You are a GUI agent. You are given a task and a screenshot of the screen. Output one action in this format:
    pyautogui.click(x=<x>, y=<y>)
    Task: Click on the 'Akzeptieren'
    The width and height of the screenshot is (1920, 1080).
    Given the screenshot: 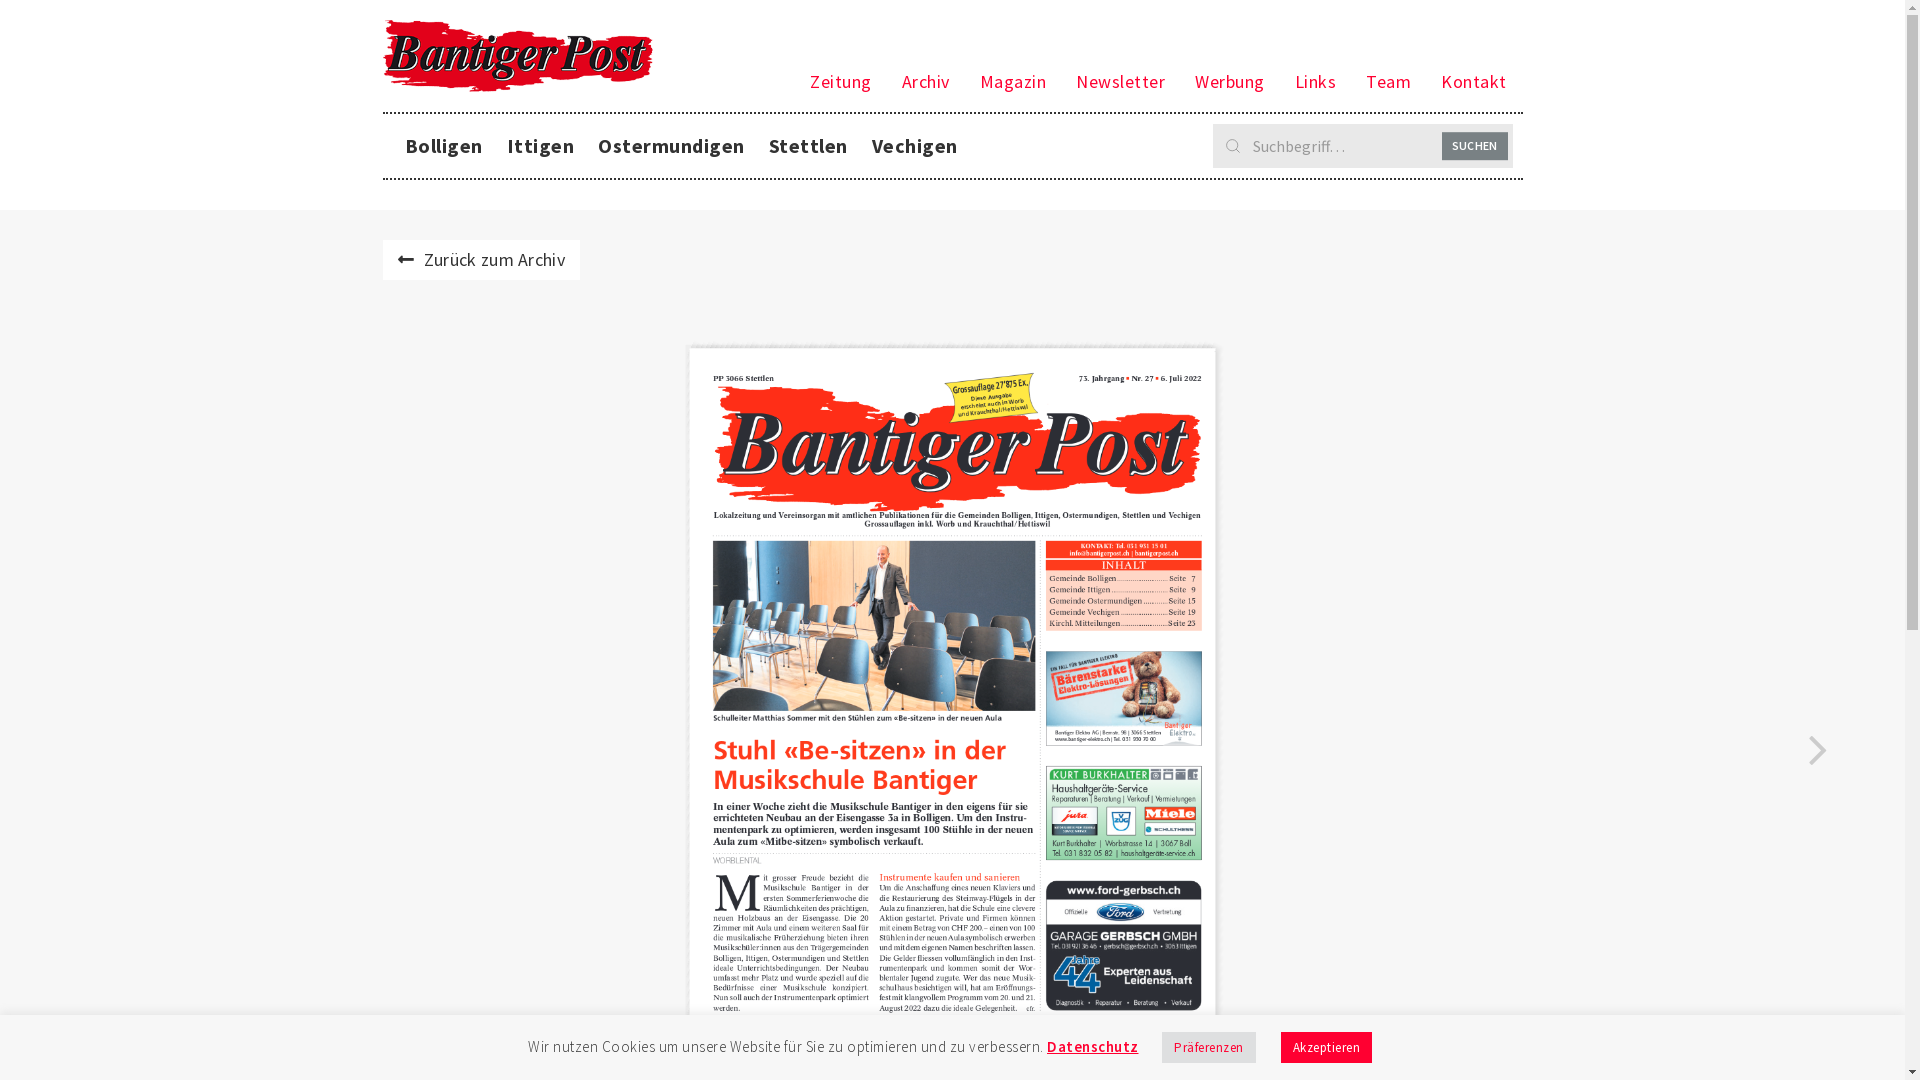 What is the action you would take?
    pyautogui.click(x=1325, y=1046)
    